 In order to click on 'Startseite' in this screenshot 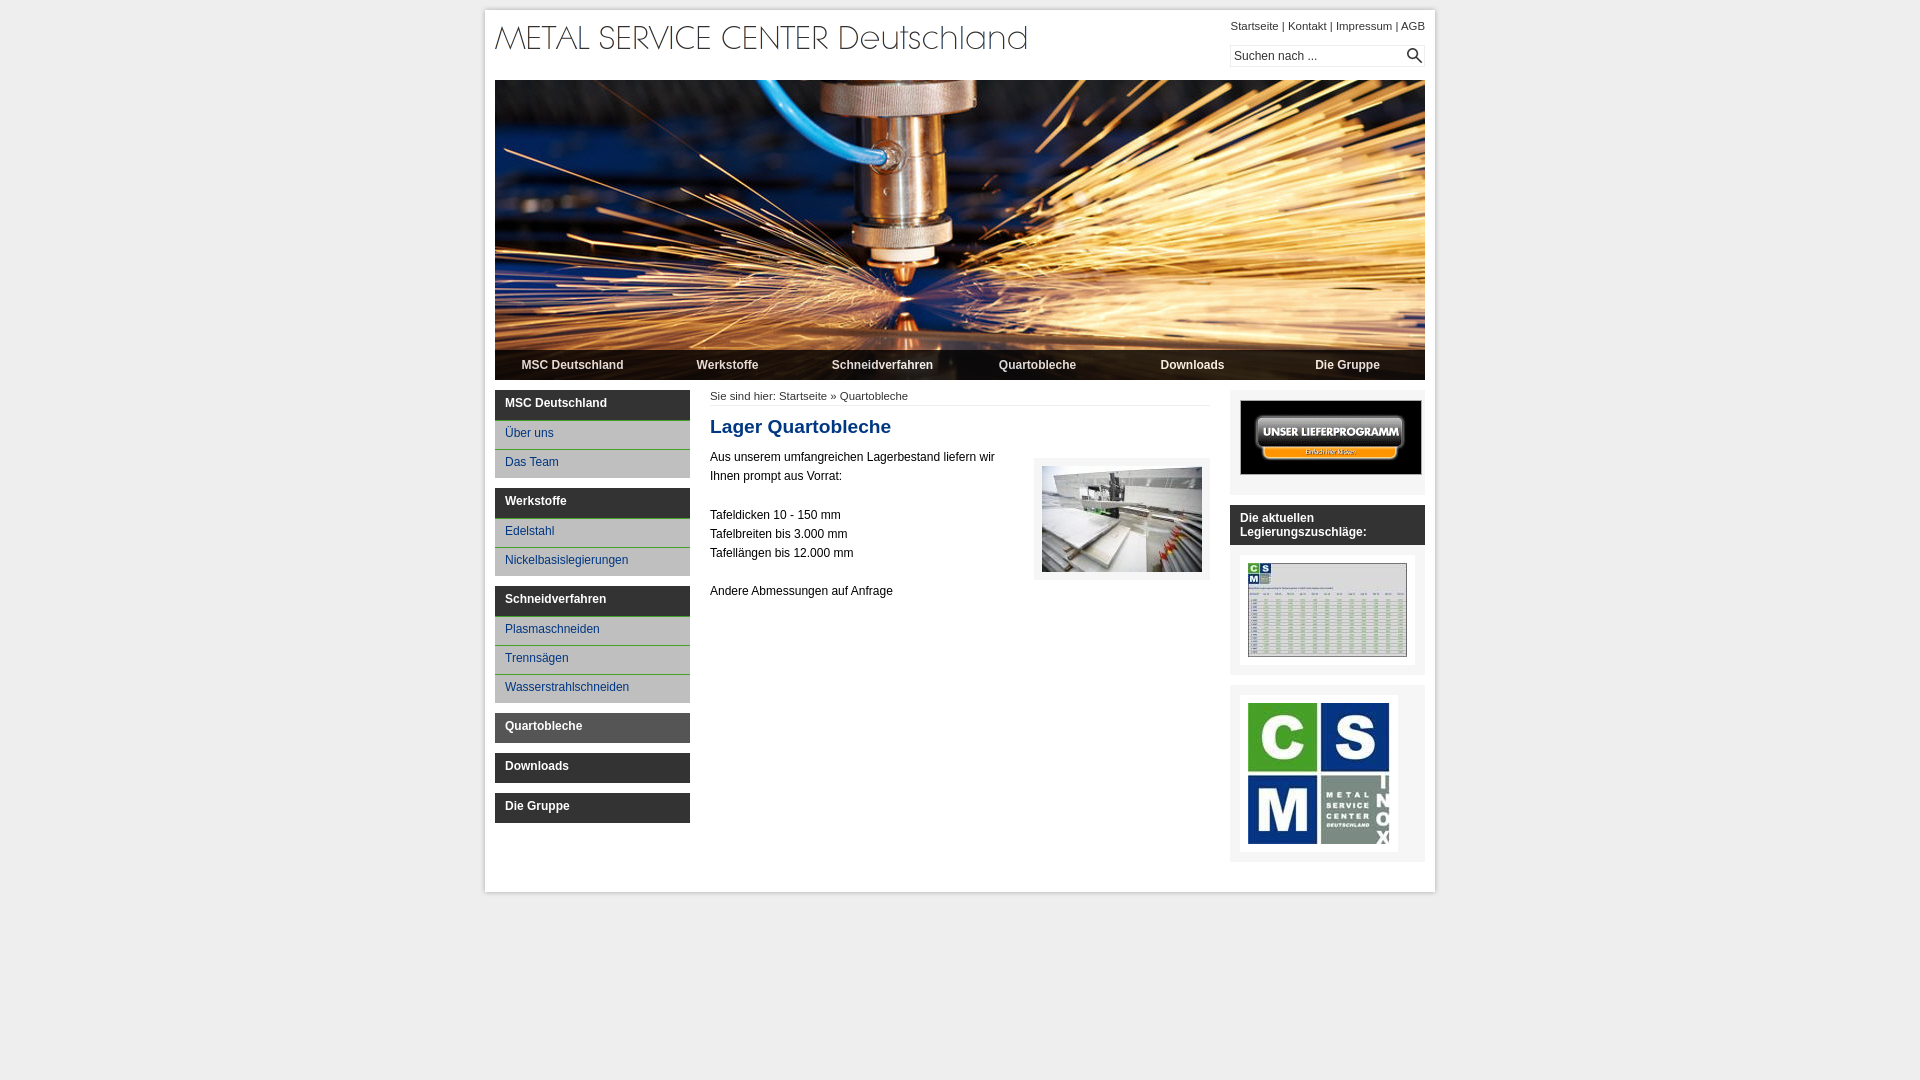, I will do `click(777, 396)`.